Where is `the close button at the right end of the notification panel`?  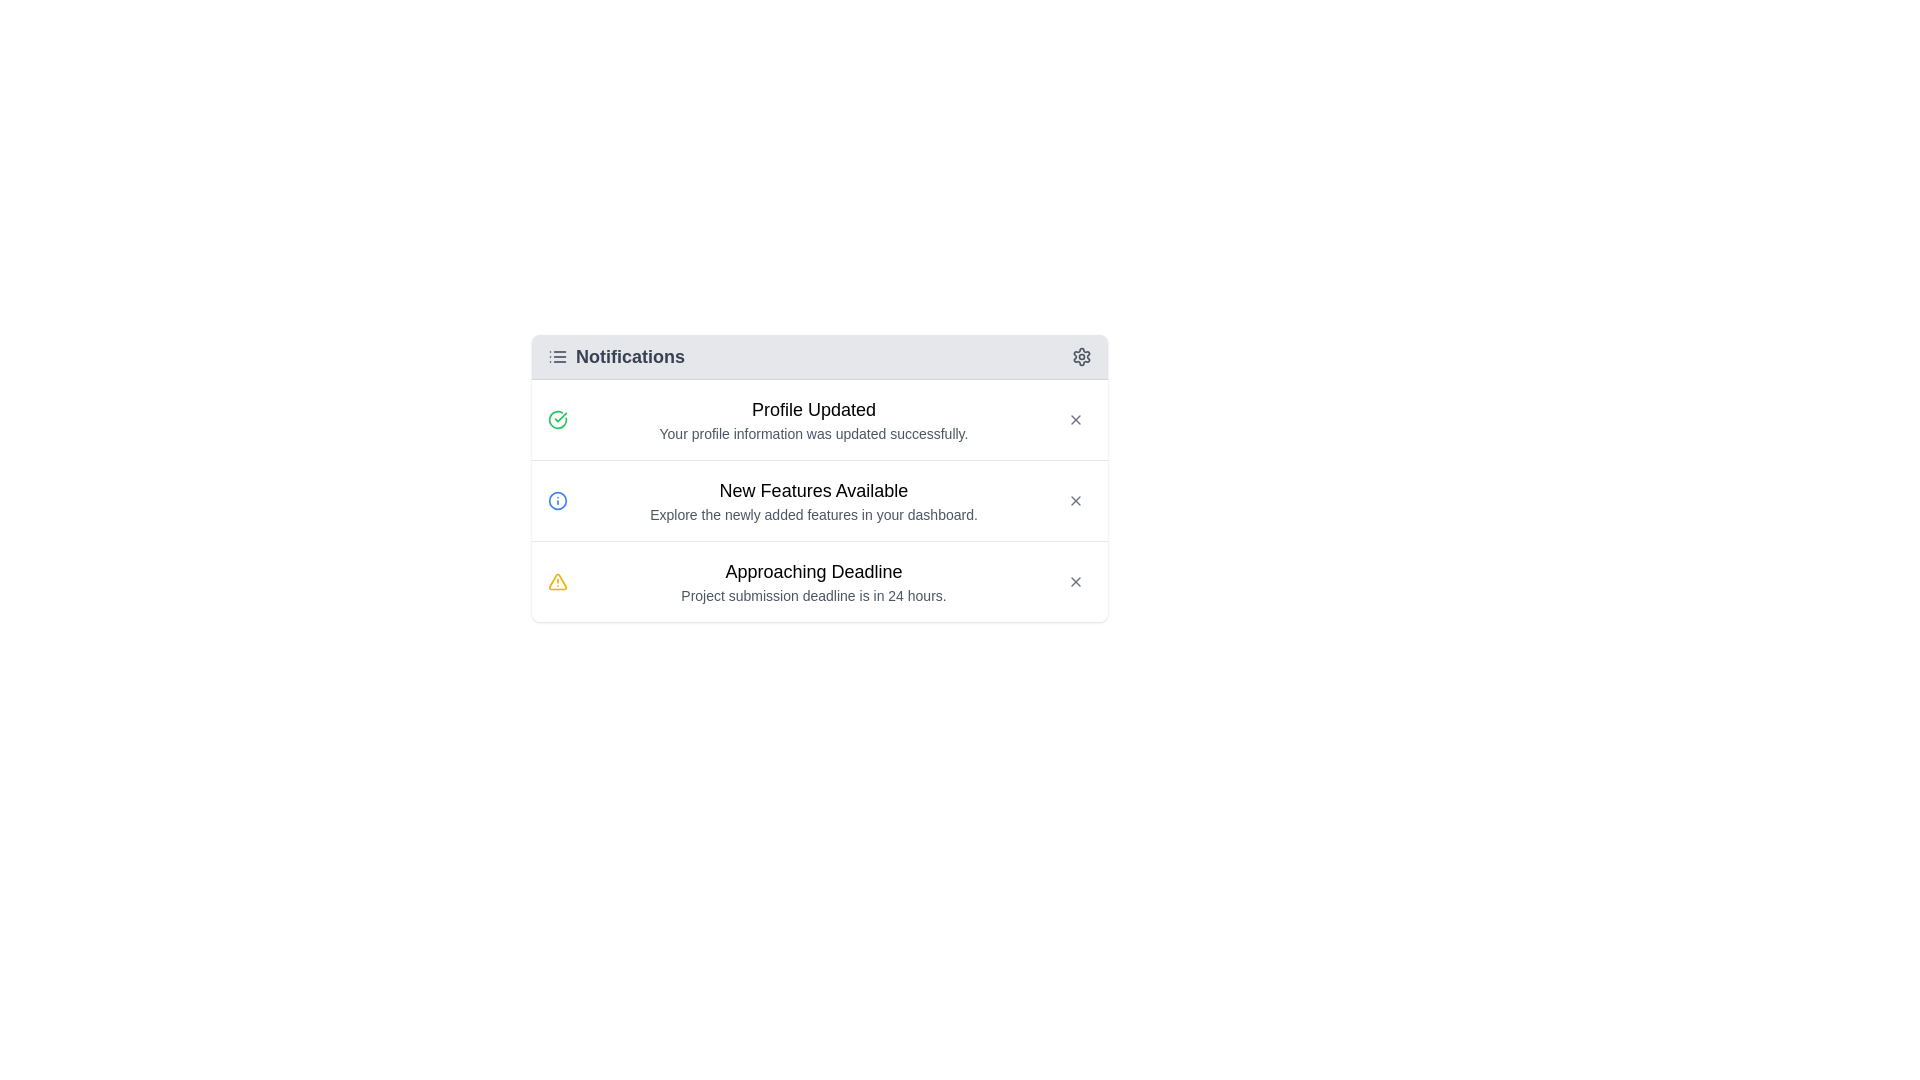
the close button at the right end of the notification panel is located at coordinates (1074, 582).